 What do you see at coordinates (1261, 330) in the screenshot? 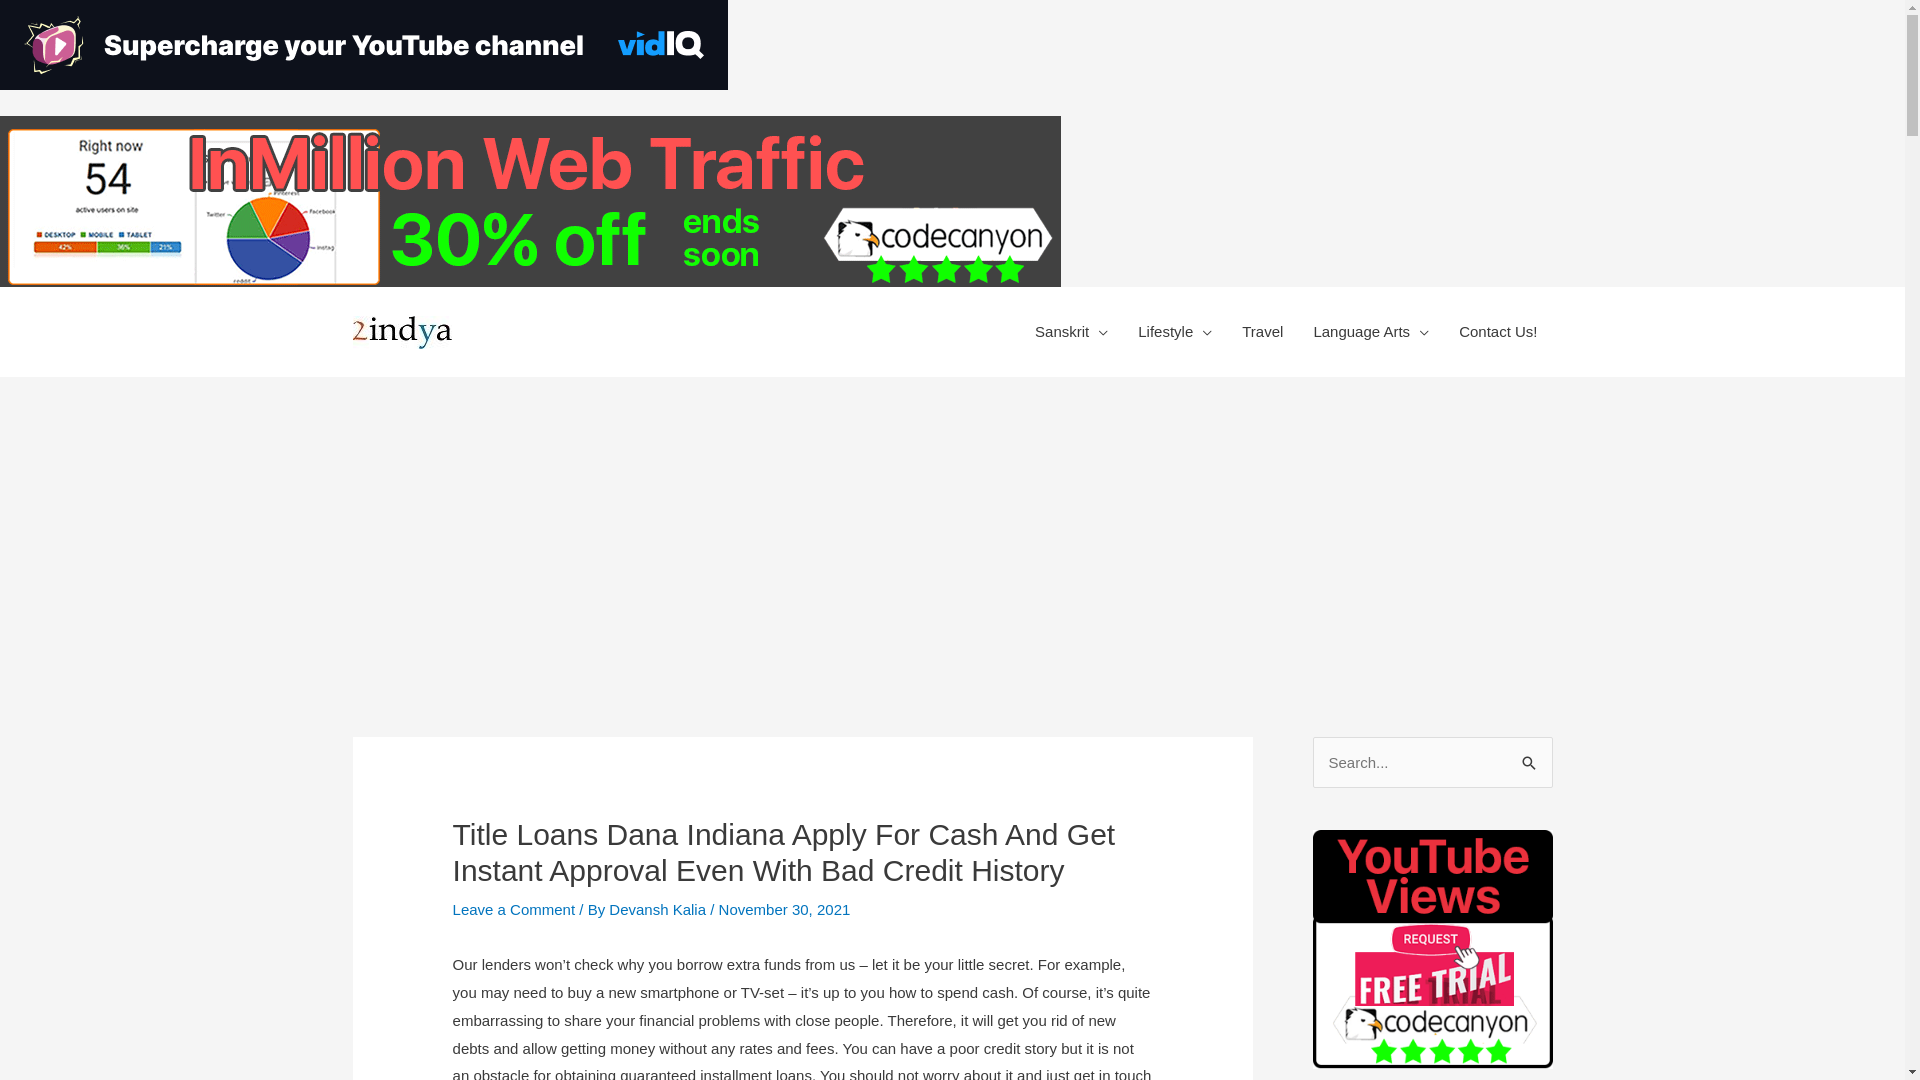
I see `'Travel'` at bounding box center [1261, 330].